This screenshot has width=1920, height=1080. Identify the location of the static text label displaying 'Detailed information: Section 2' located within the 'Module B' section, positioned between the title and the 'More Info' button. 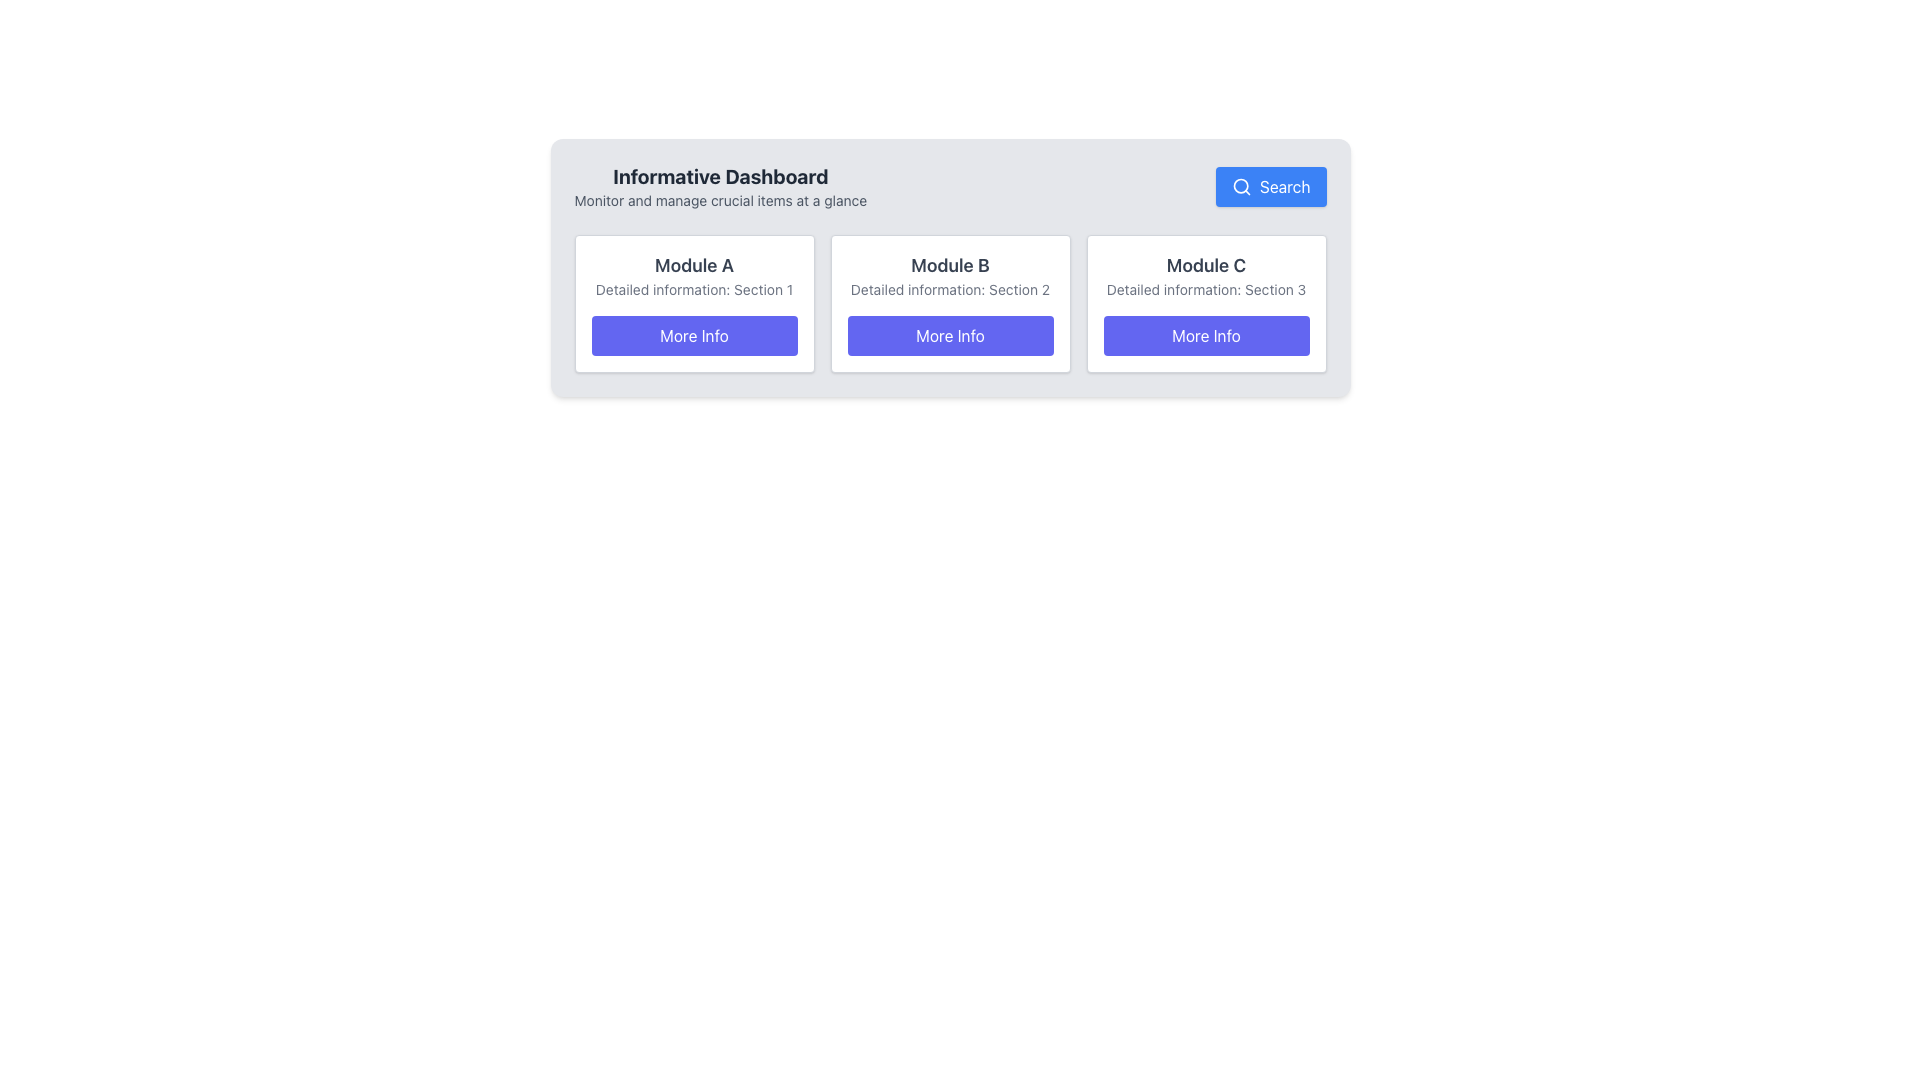
(949, 289).